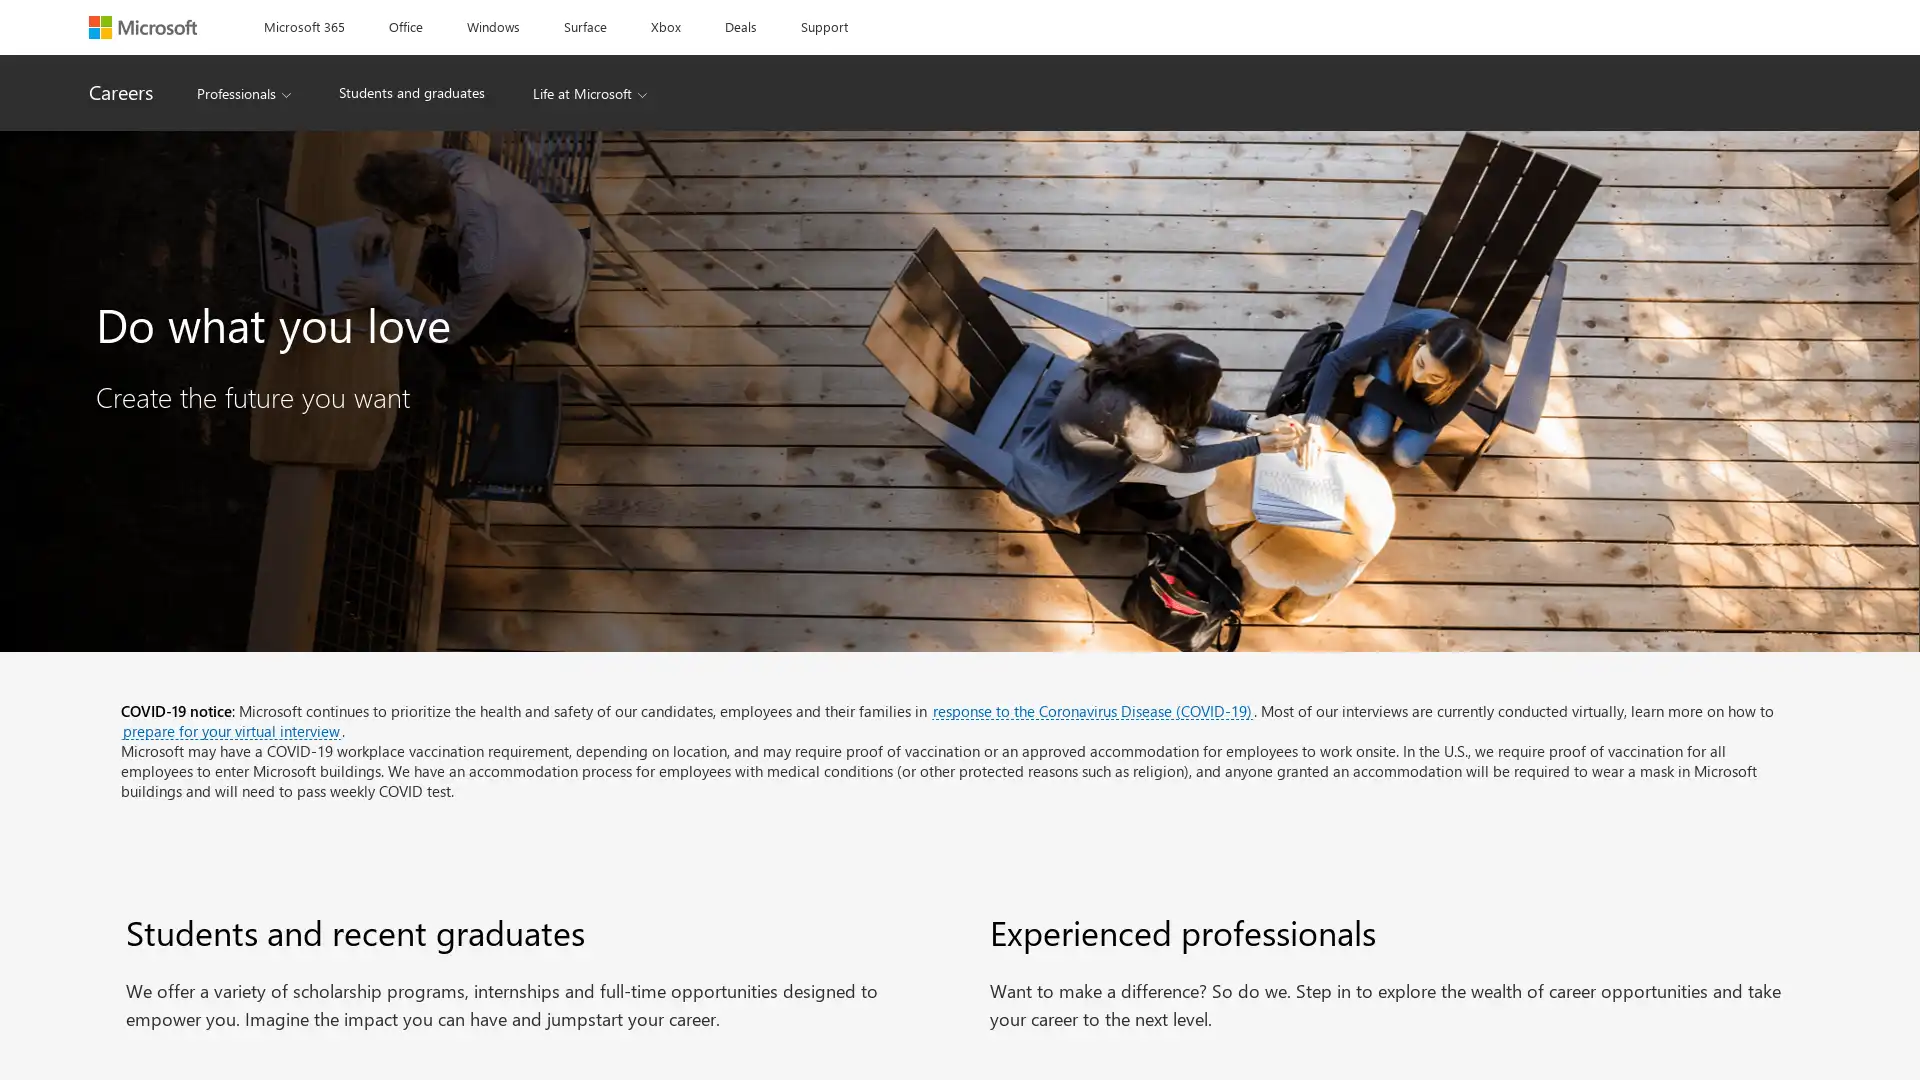 The width and height of the screenshot is (1920, 1080). Describe the element at coordinates (1617, 45) in the screenshot. I see `Reject` at that location.